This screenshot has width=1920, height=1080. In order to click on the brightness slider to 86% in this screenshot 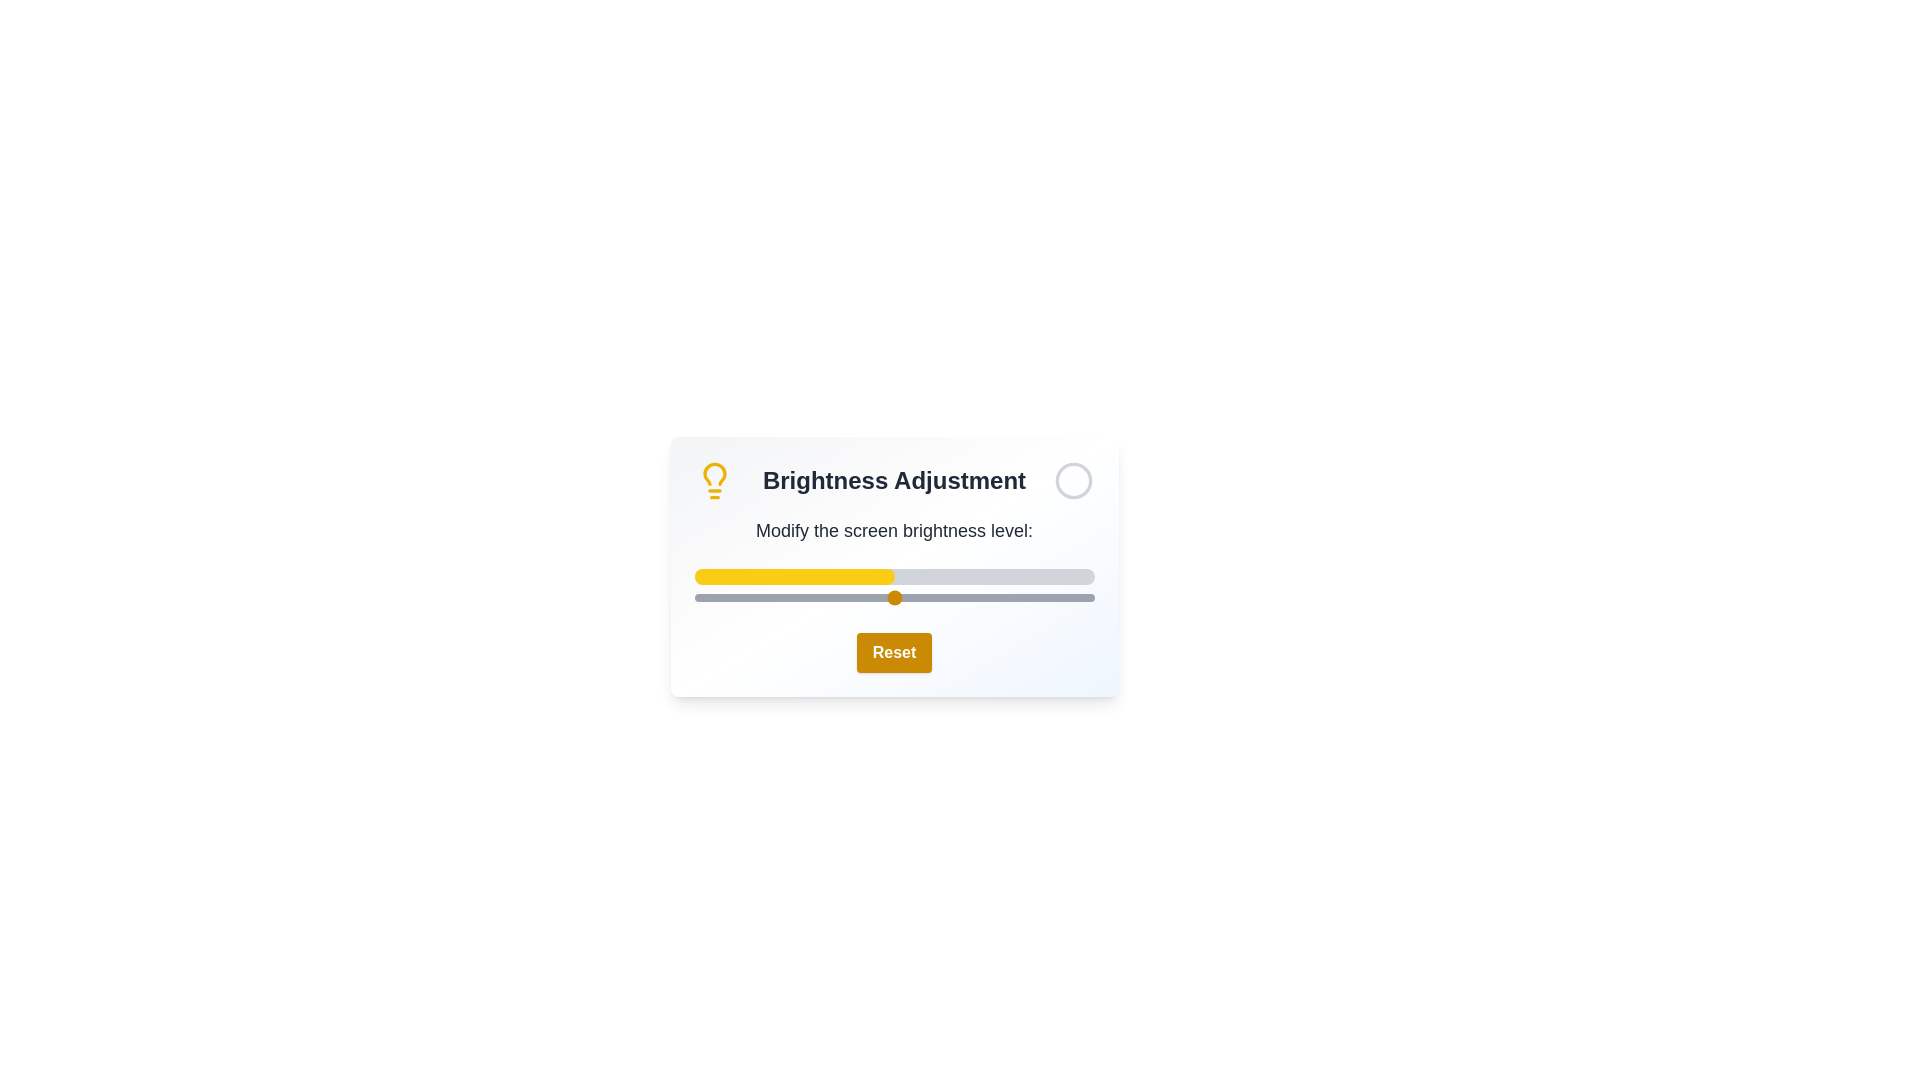, I will do `click(1038, 596)`.